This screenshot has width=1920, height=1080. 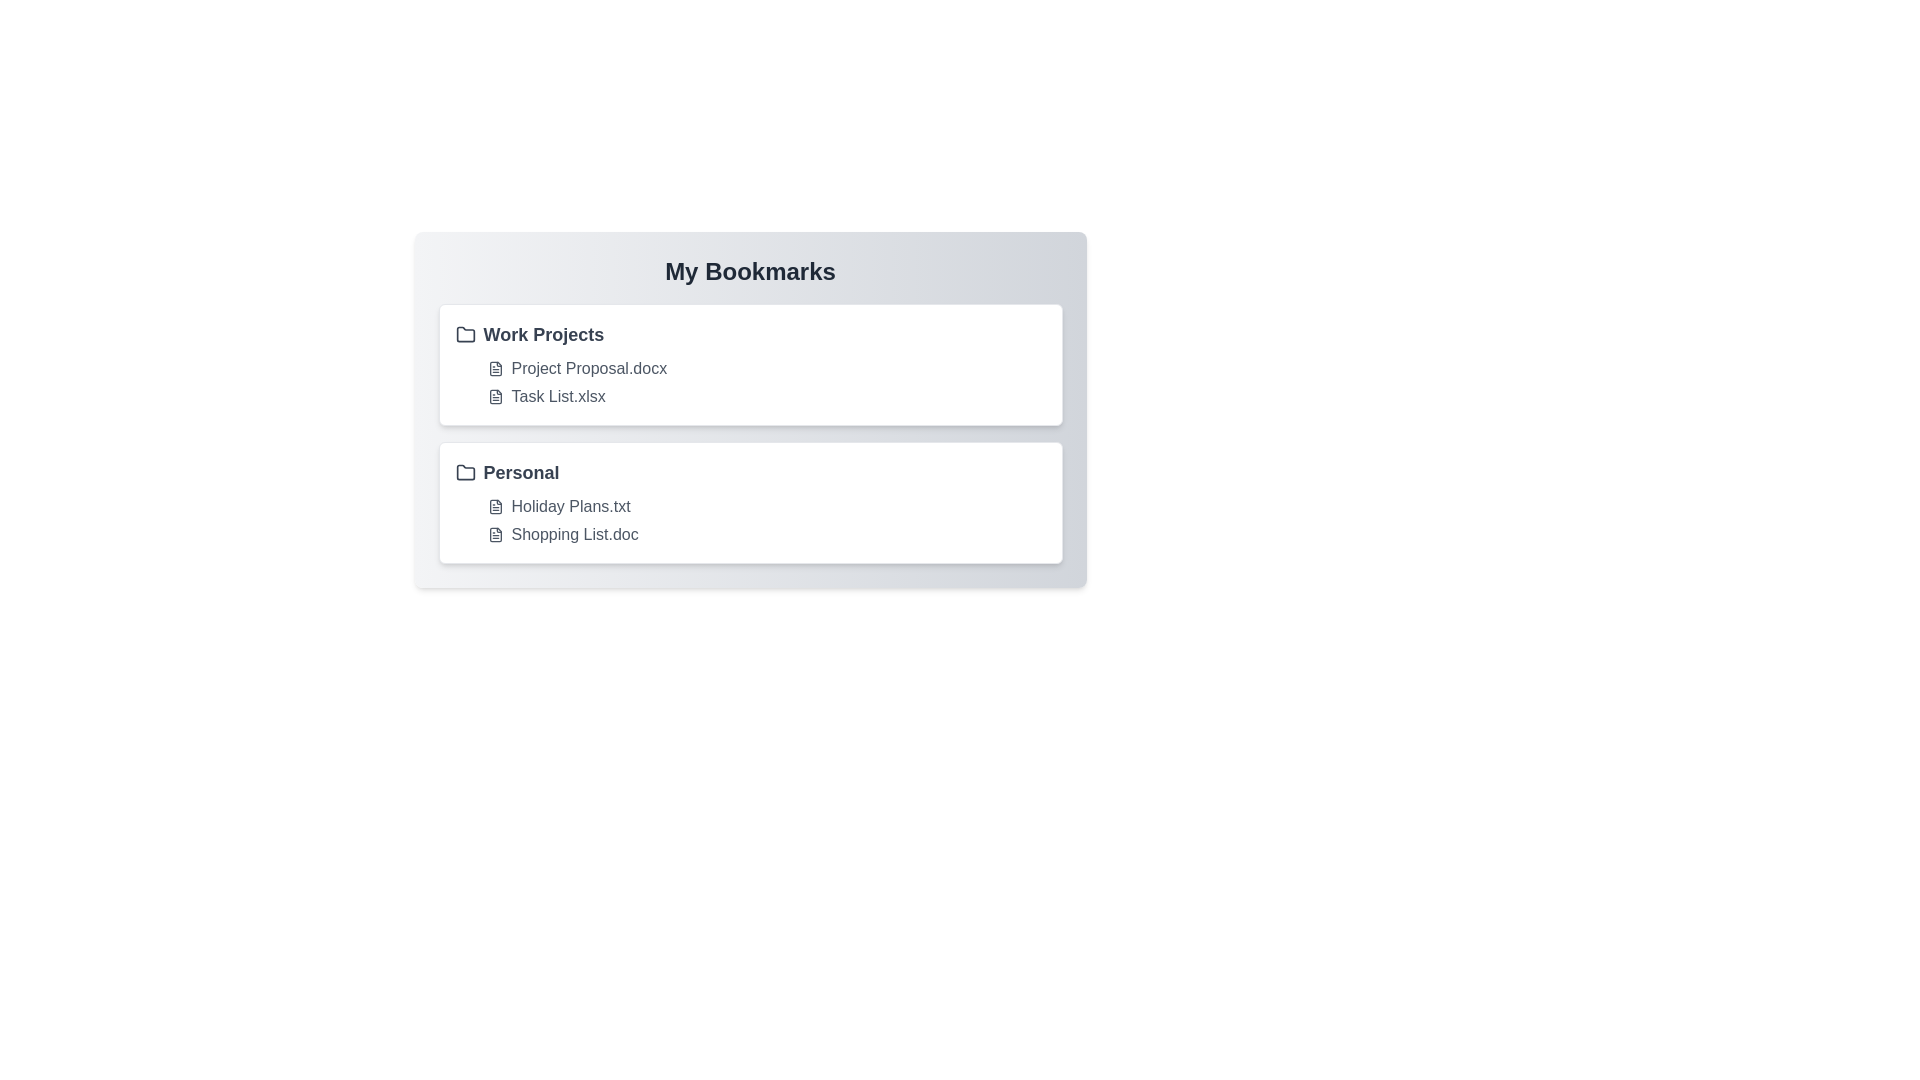 What do you see at coordinates (574, 534) in the screenshot?
I see `the 'Shopping List.doc' text label located under the 'Personal' folder section to bring up the context menu` at bounding box center [574, 534].